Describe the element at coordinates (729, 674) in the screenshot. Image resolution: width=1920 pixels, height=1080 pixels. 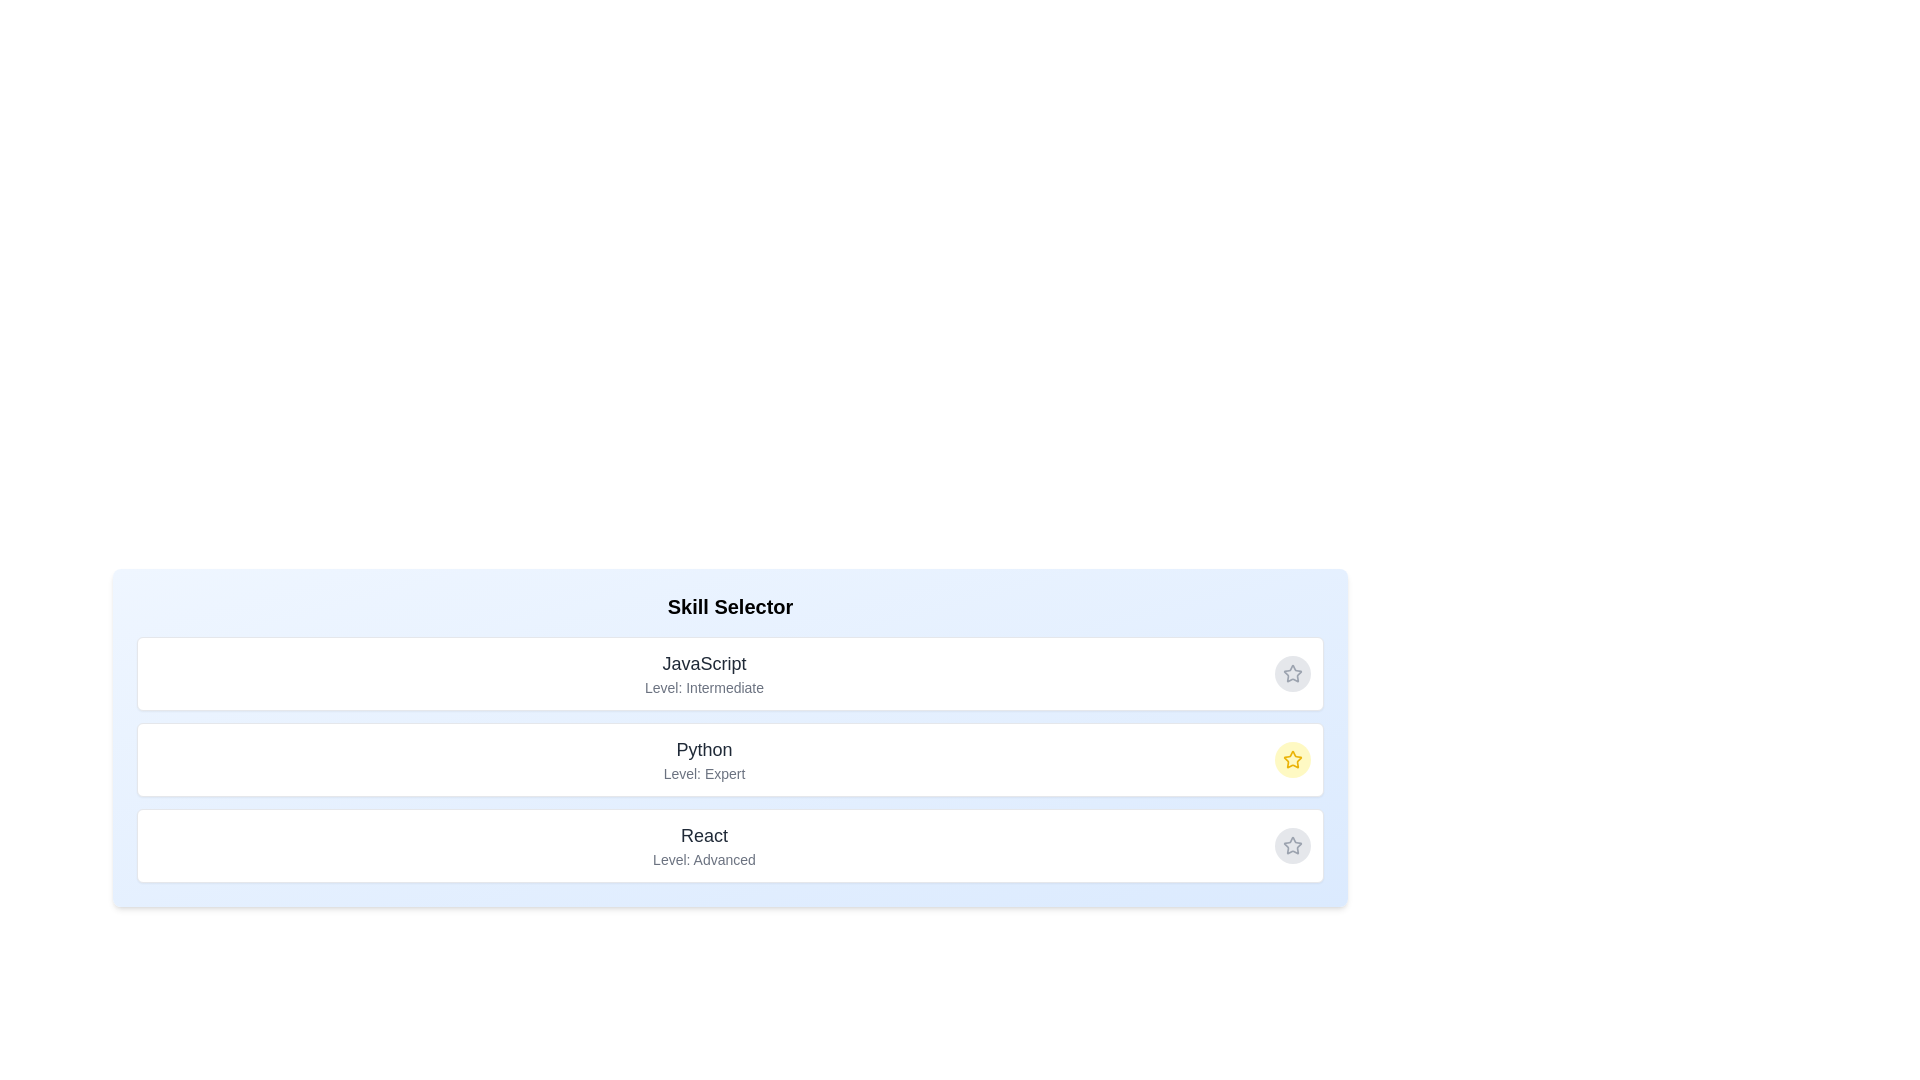
I see `the skill item JavaScript to inspect its hover effects` at that location.